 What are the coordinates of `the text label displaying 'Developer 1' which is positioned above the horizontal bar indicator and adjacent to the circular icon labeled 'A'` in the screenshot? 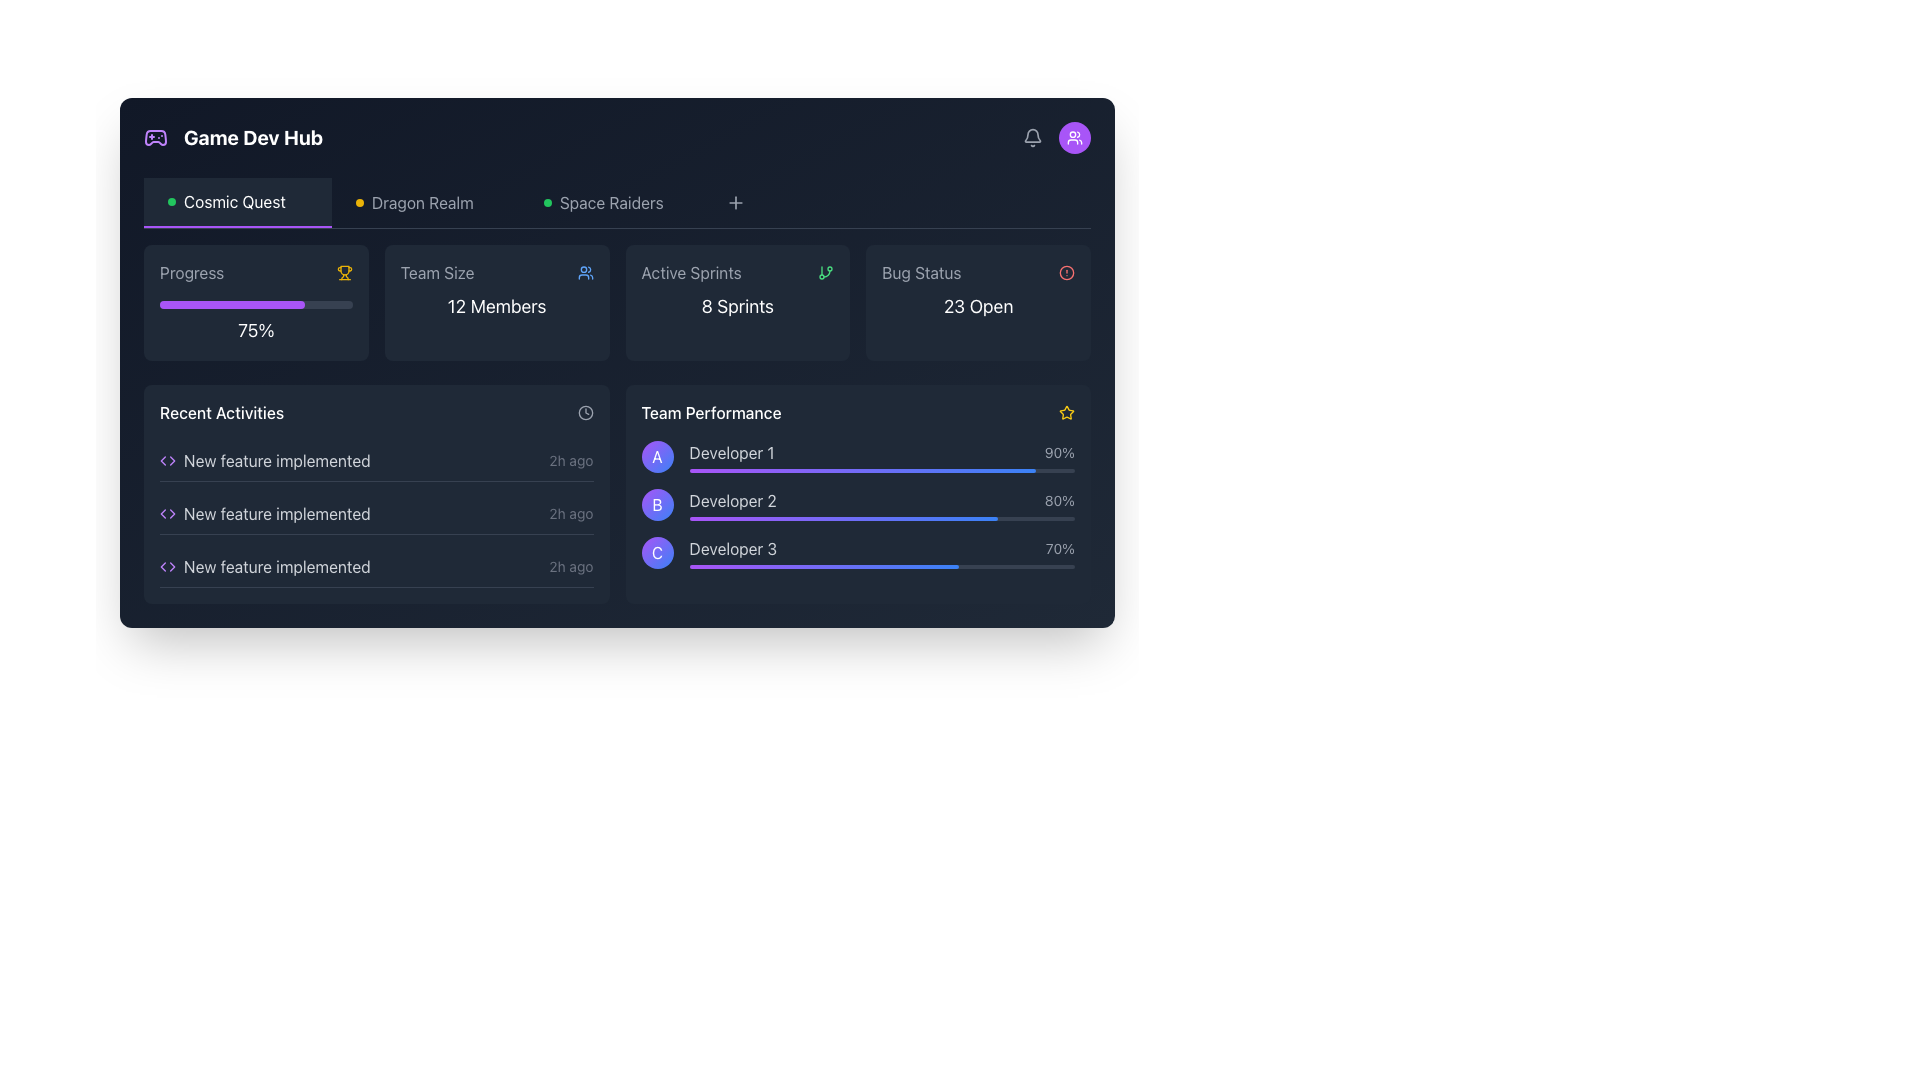 It's located at (731, 452).